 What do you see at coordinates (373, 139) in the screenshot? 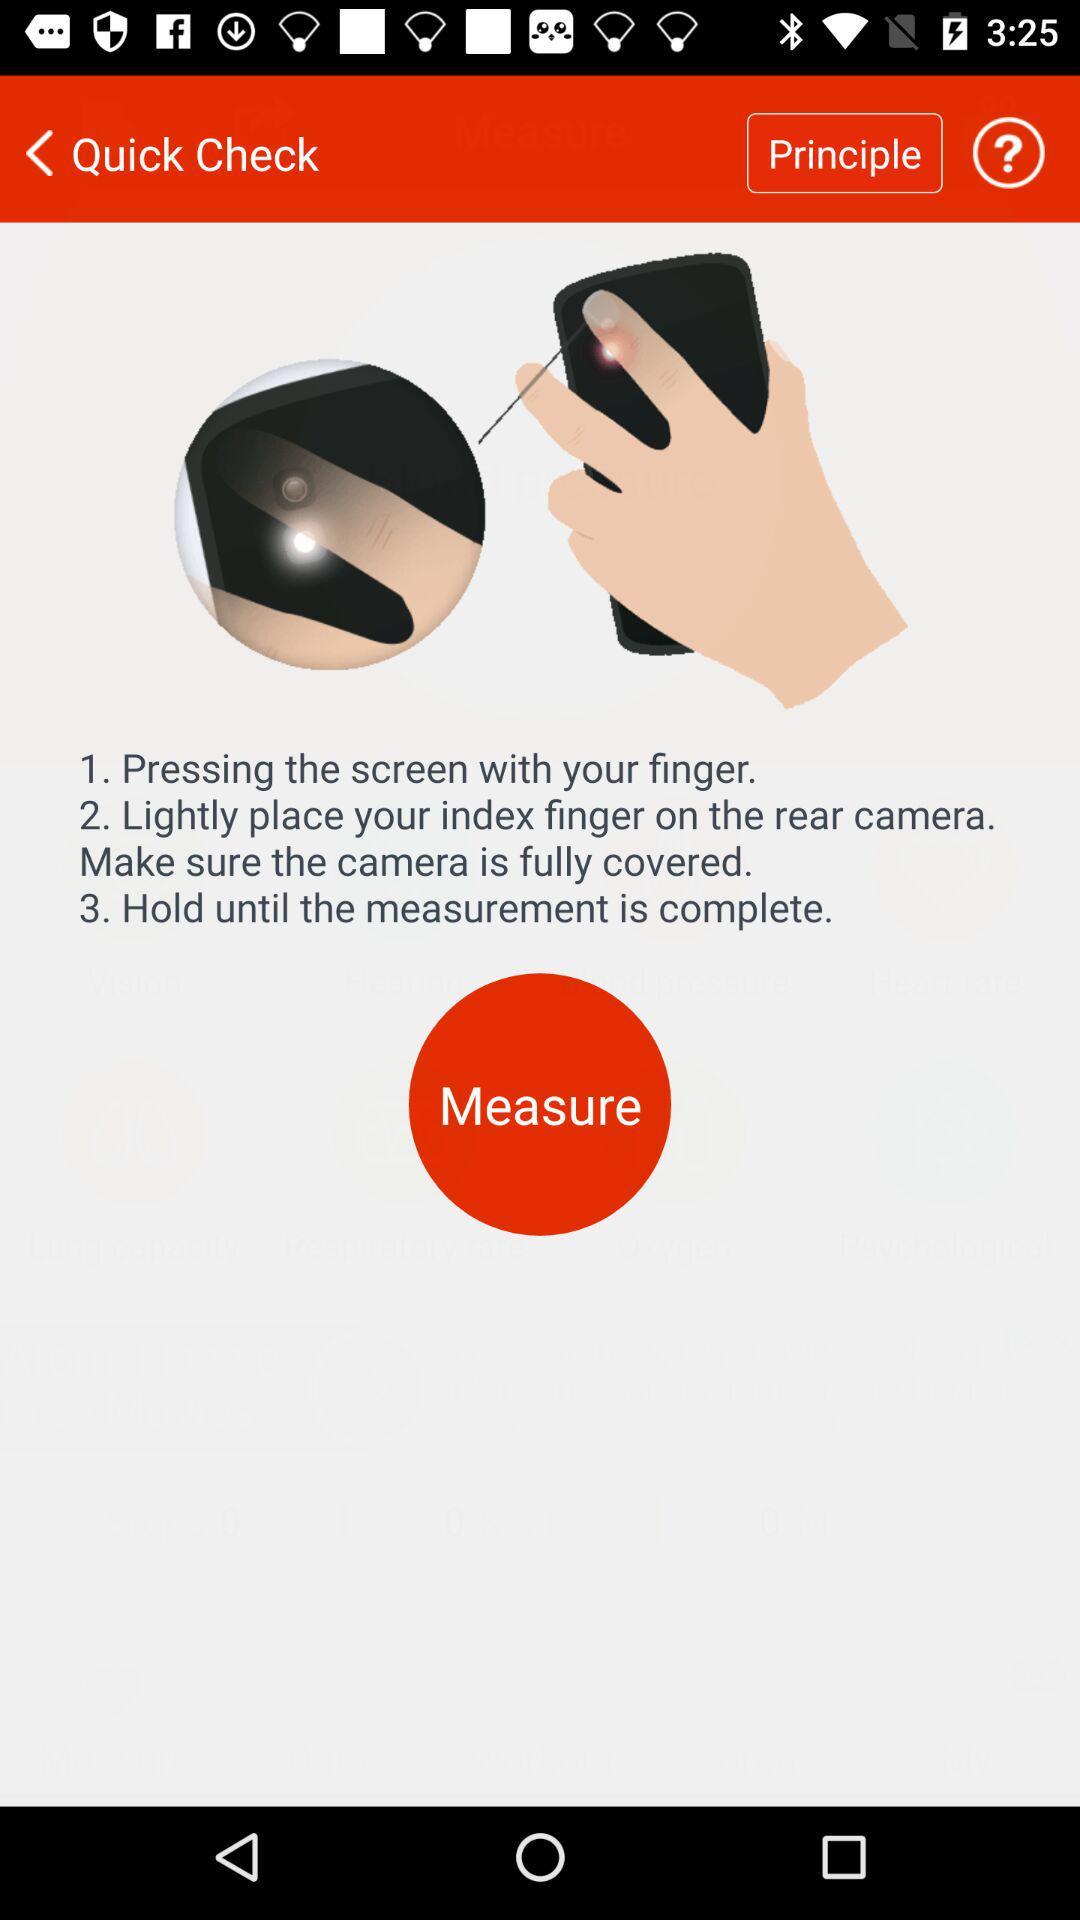
I see `quick check` at bounding box center [373, 139].